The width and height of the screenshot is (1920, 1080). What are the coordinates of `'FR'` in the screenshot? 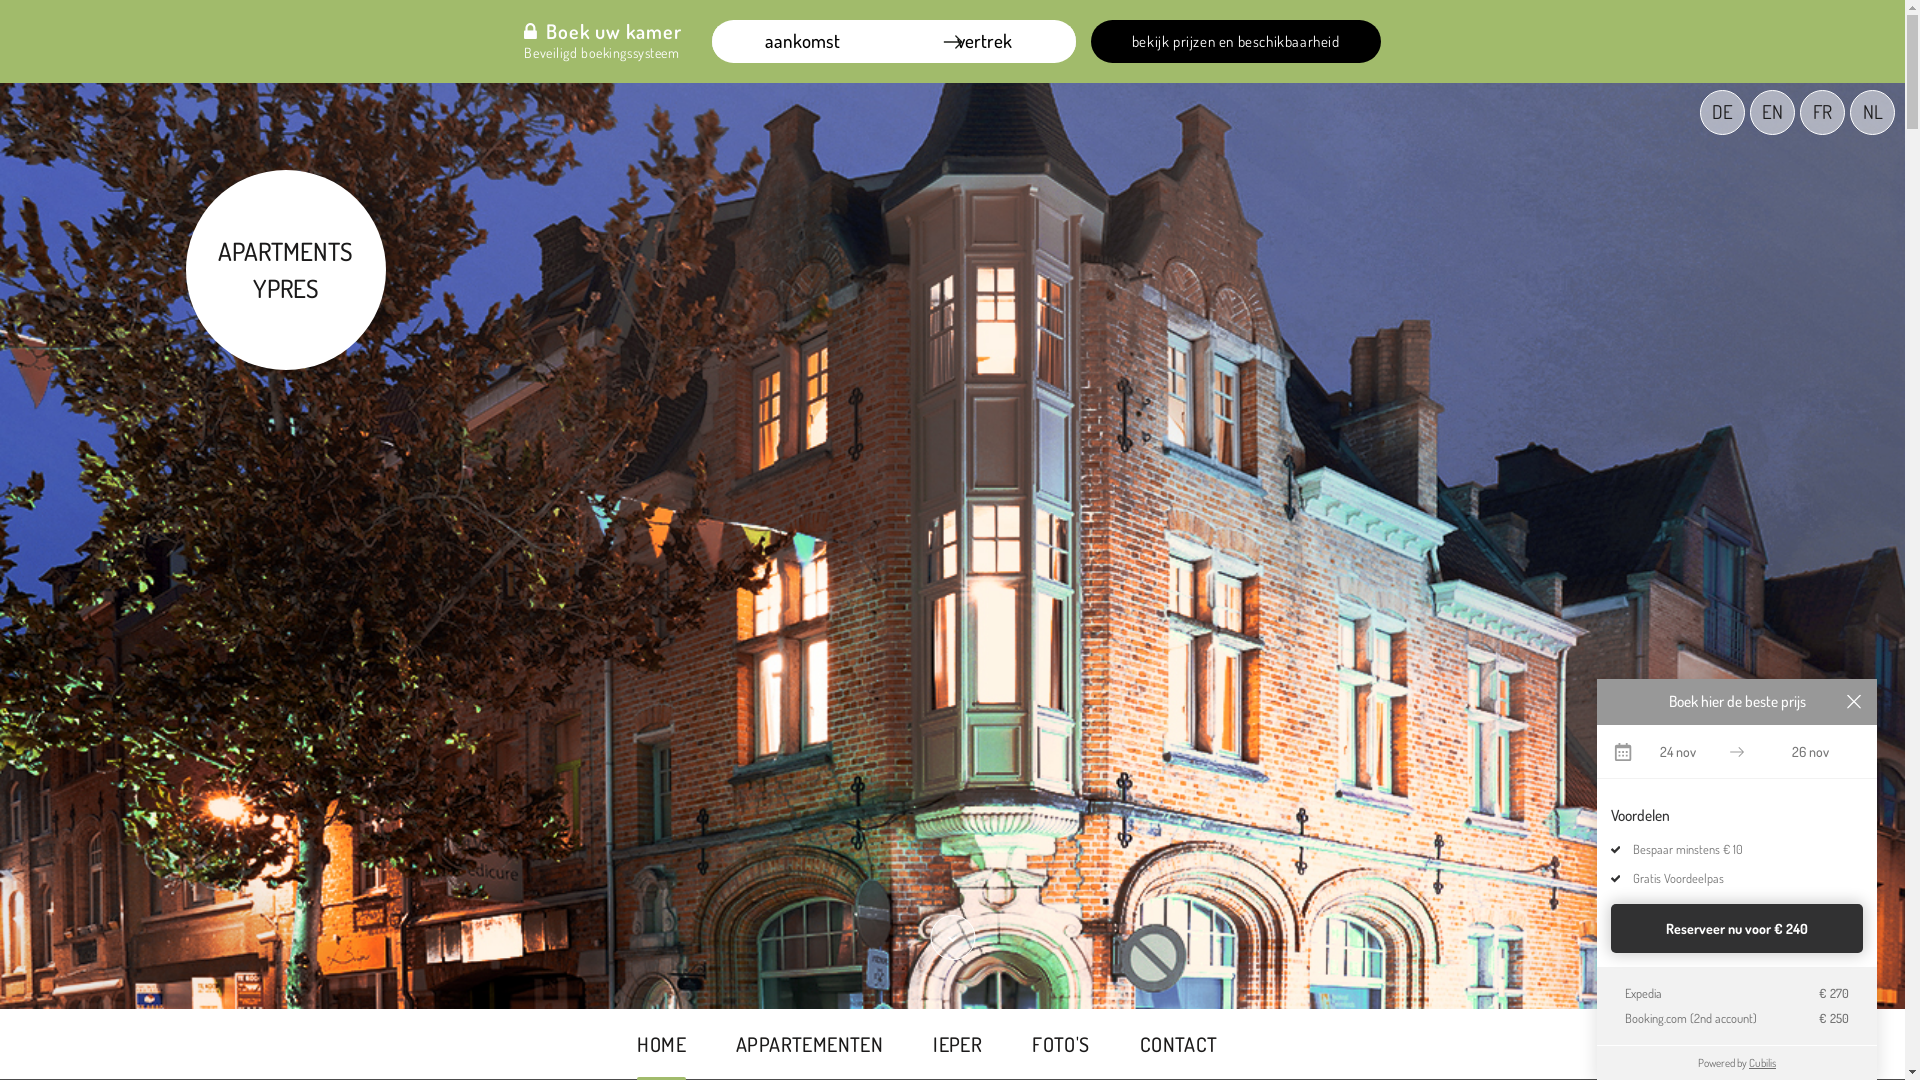 It's located at (1800, 112).